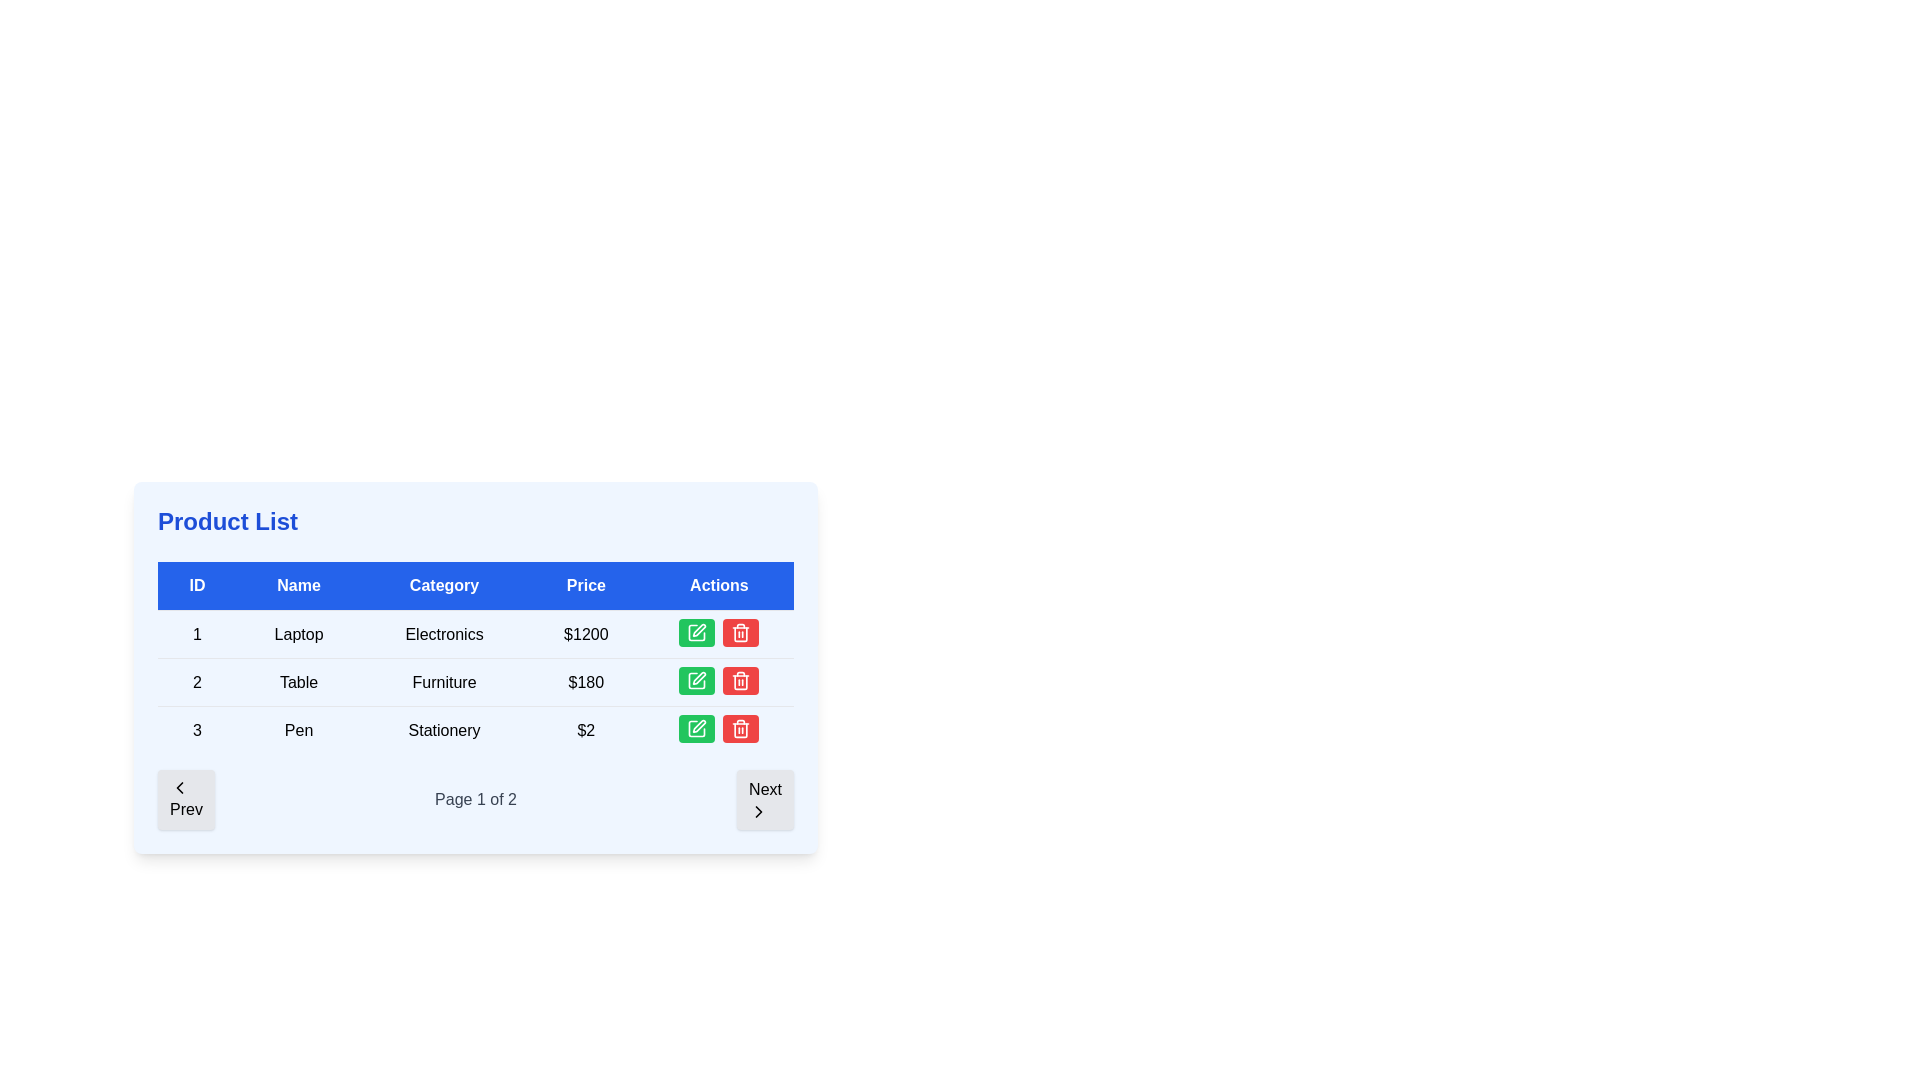  What do you see at coordinates (696, 729) in the screenshot?
I see `the graphical edit button located in the 'Actions' column of the third row in the 'Product List' table` at bounding box center [696, 729].